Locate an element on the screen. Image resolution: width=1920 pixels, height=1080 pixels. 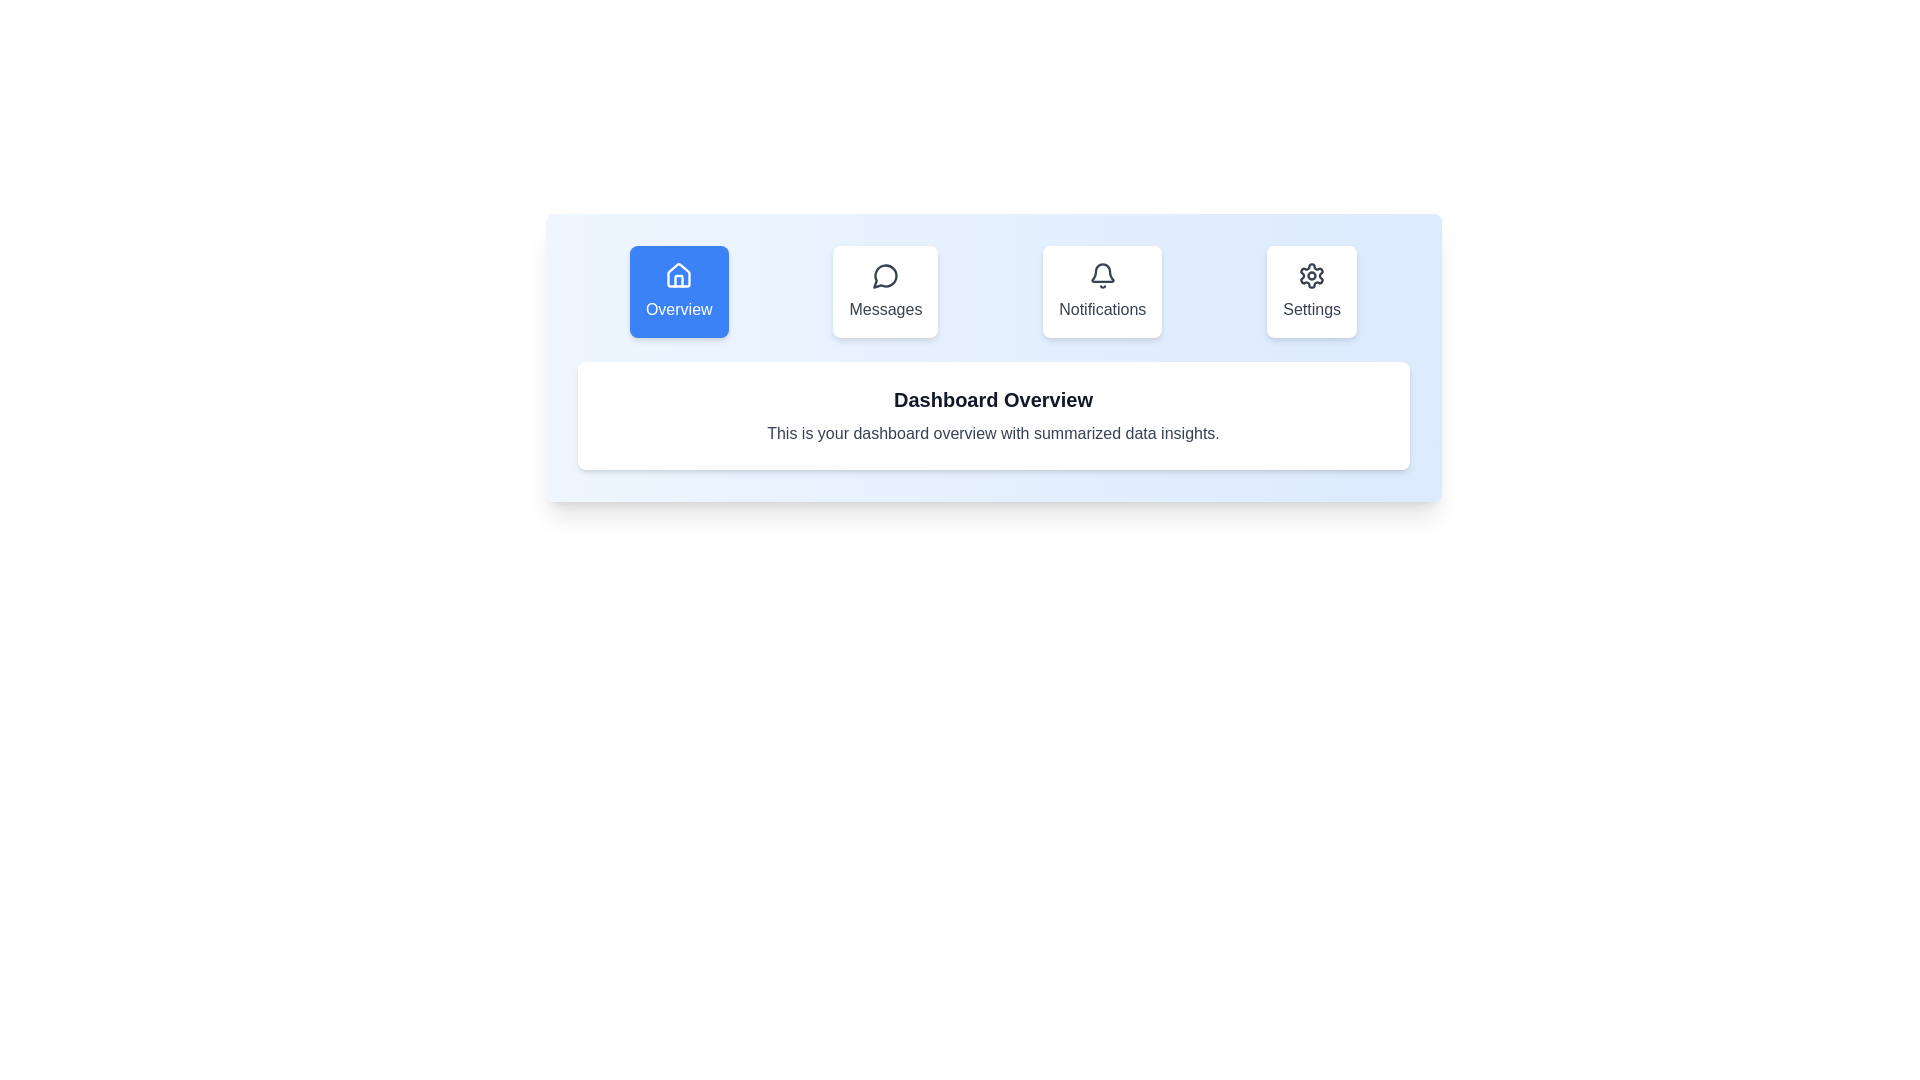
the 'Settings' button, which is a rectangular button with a gear icon and labeled text, located at the far-right among four options is located at coordinates (1312, 292).